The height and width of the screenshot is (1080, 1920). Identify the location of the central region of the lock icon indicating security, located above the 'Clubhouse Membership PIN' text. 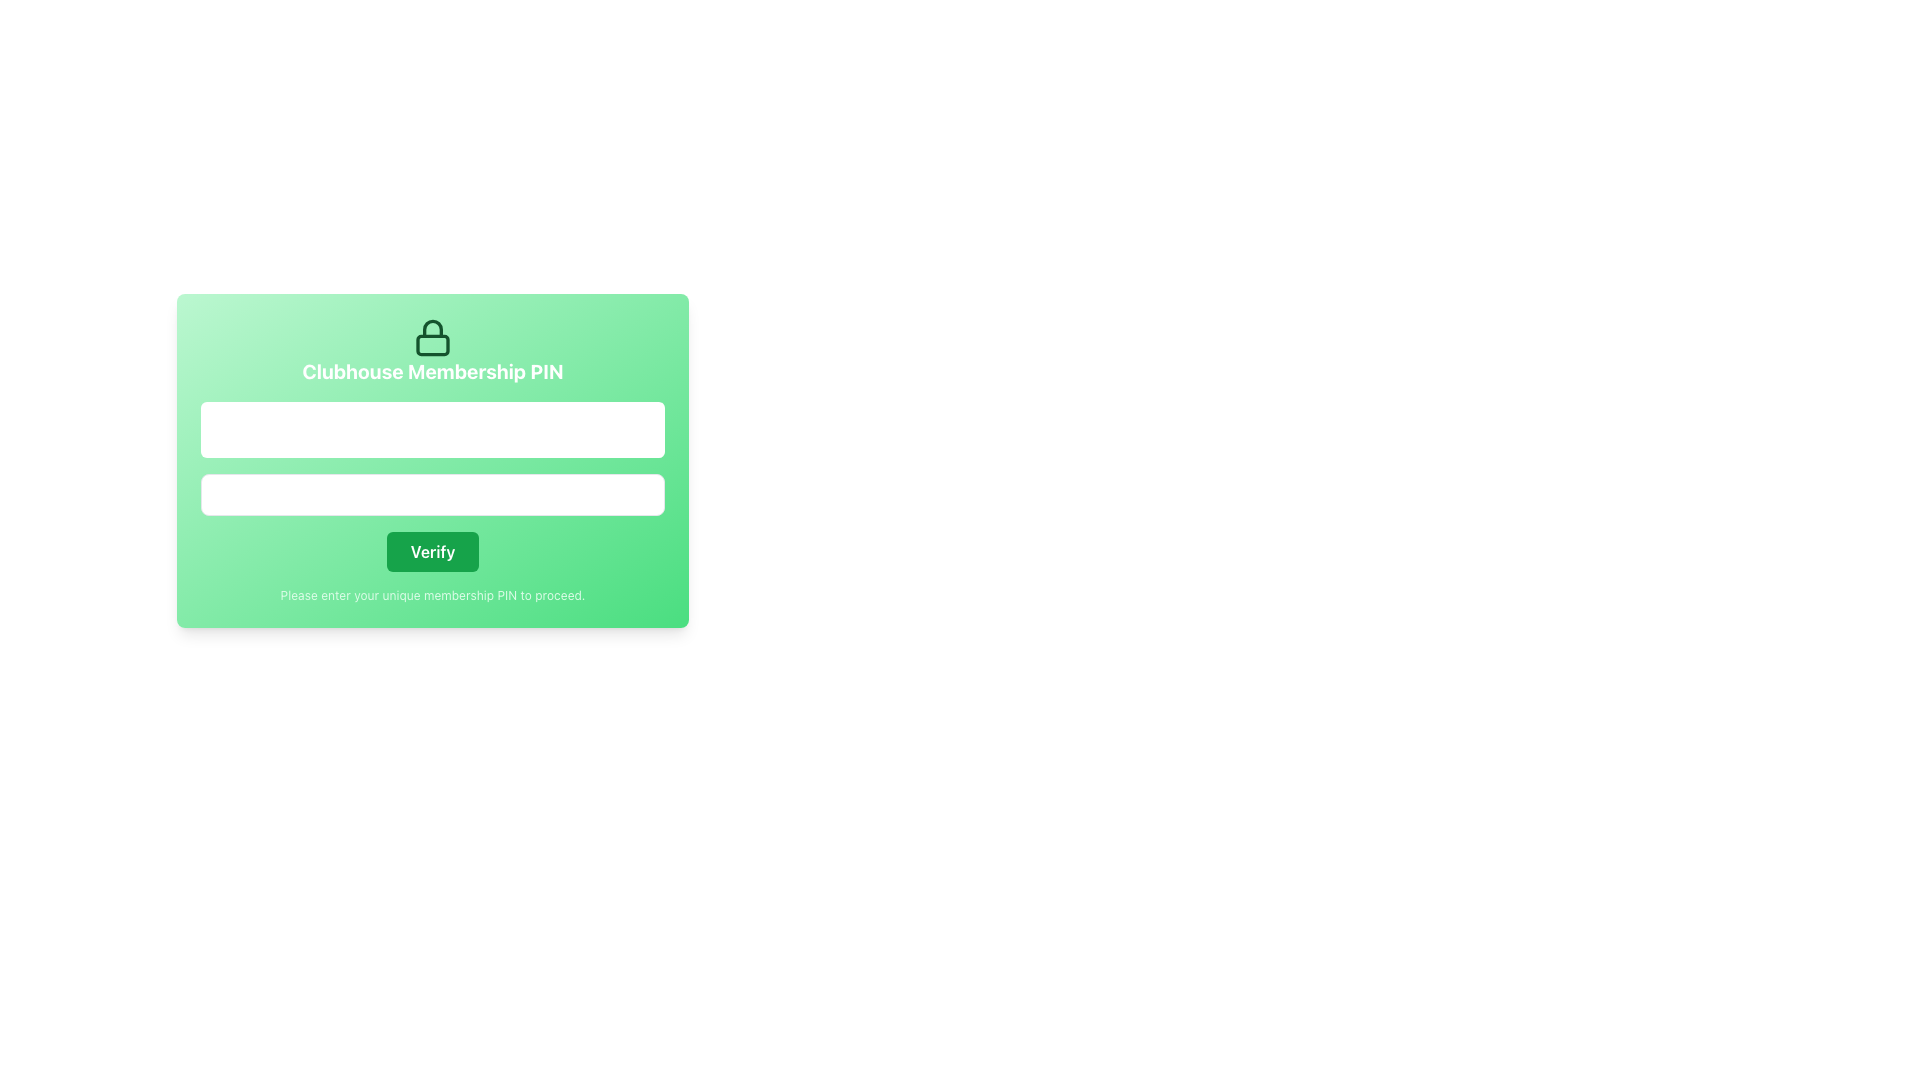
(431, 343).